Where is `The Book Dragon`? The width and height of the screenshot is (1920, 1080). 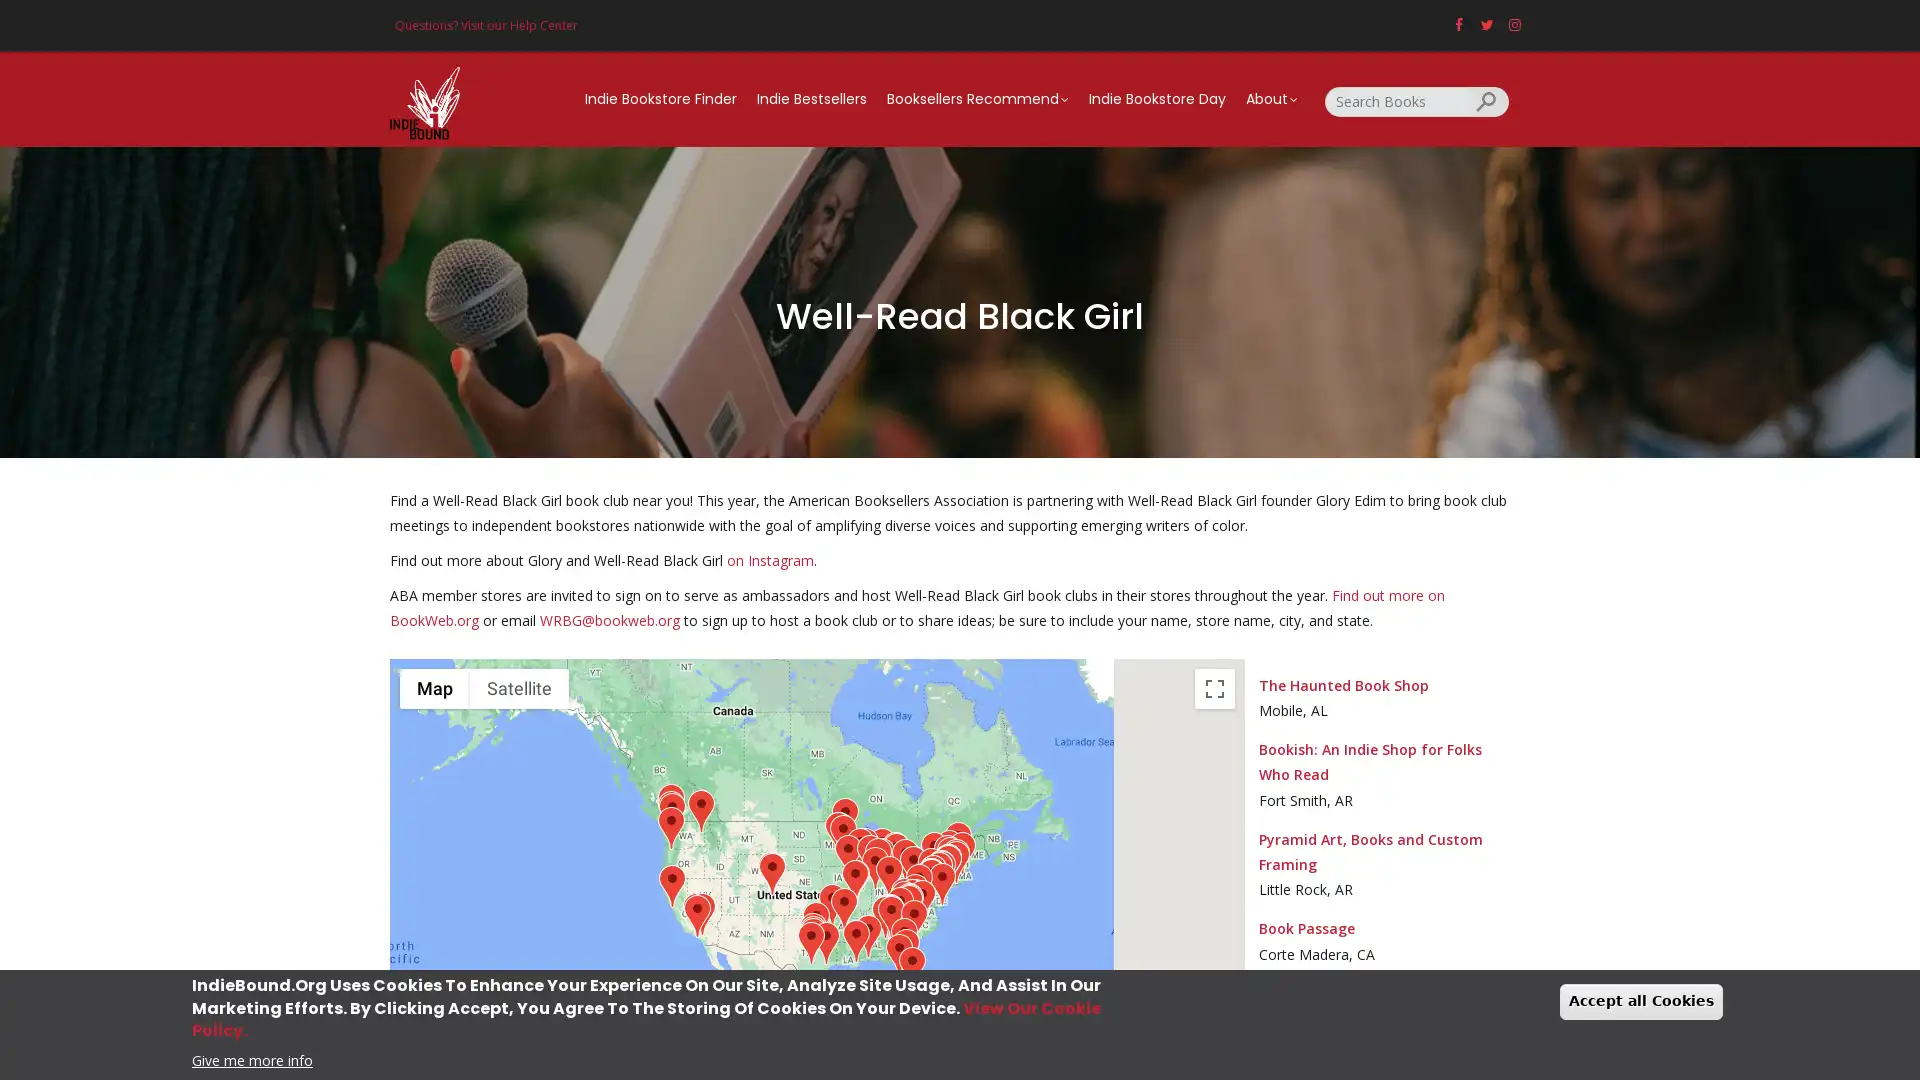 The Book Dragon is located at coordinates (917, 883).